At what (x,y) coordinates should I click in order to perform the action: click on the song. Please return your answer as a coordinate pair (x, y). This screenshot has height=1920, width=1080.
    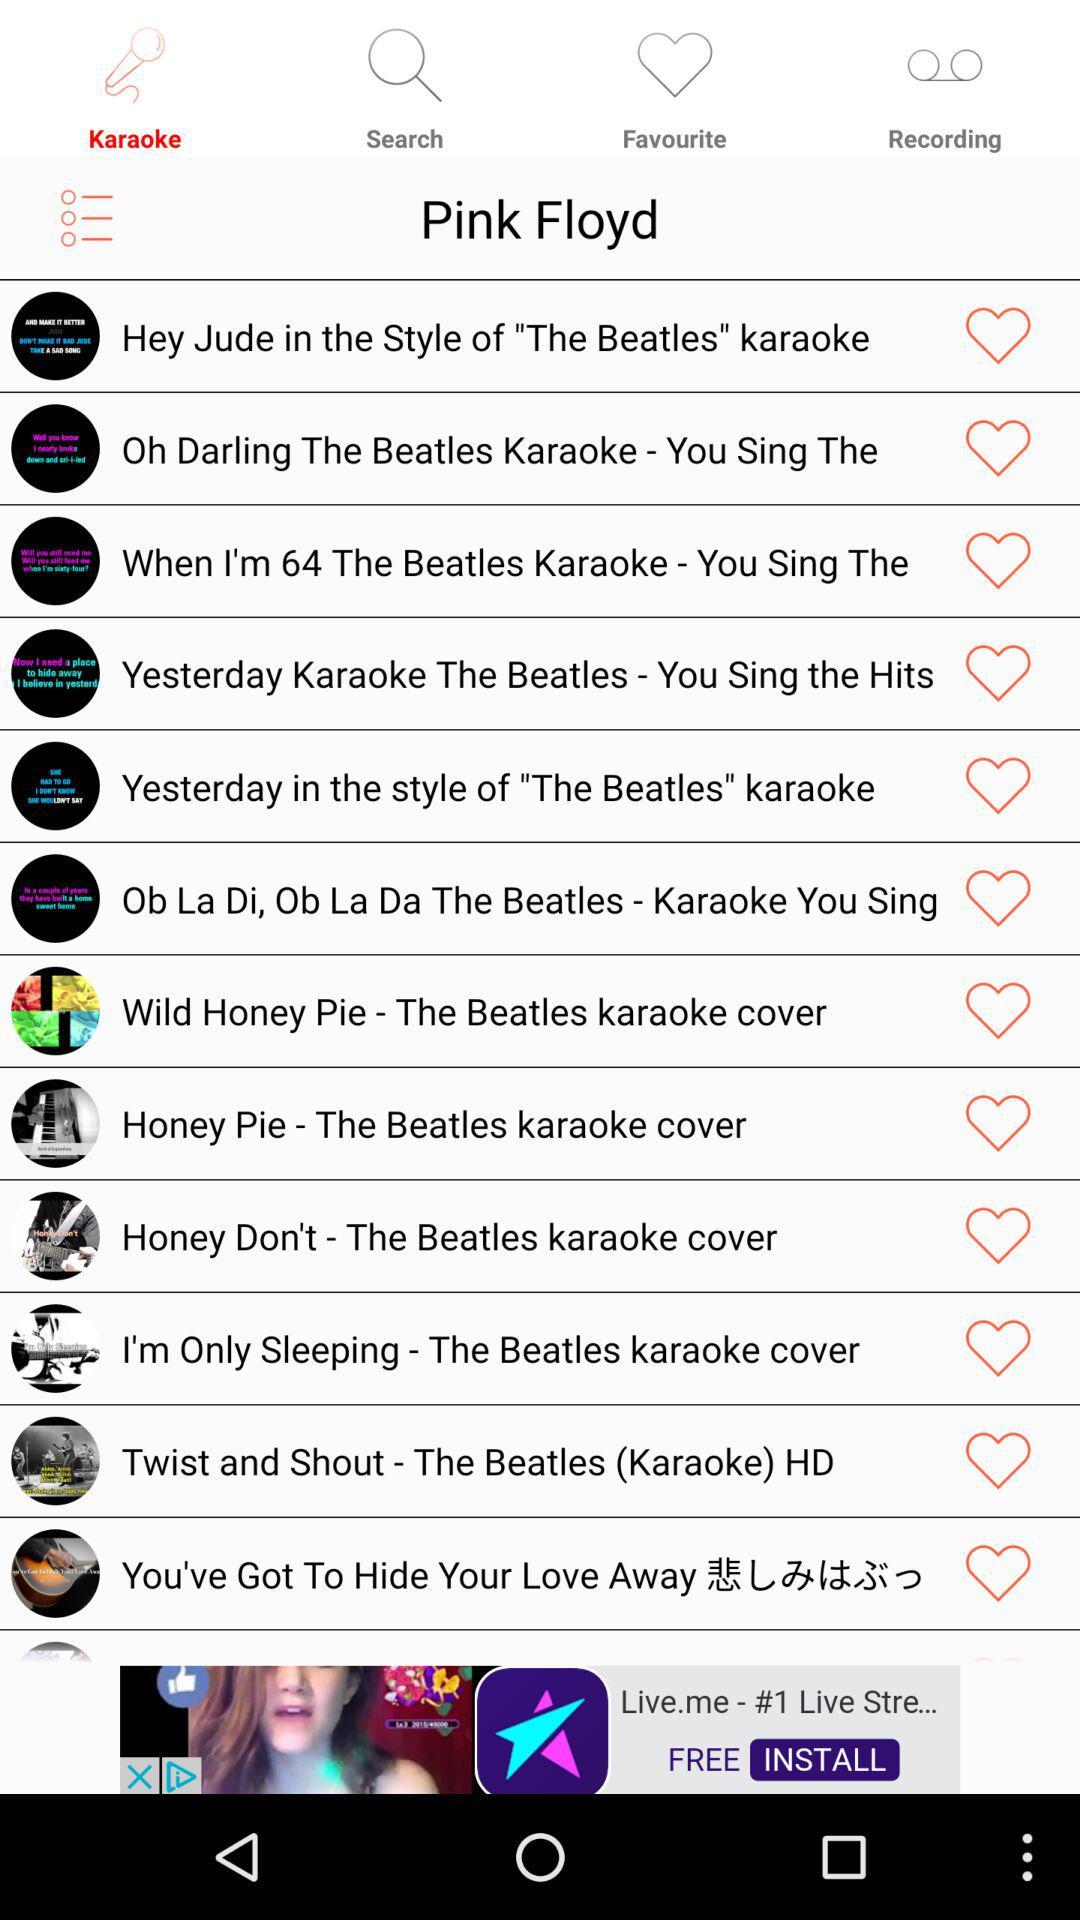
    Looking at the image, I should click on (998, 447).